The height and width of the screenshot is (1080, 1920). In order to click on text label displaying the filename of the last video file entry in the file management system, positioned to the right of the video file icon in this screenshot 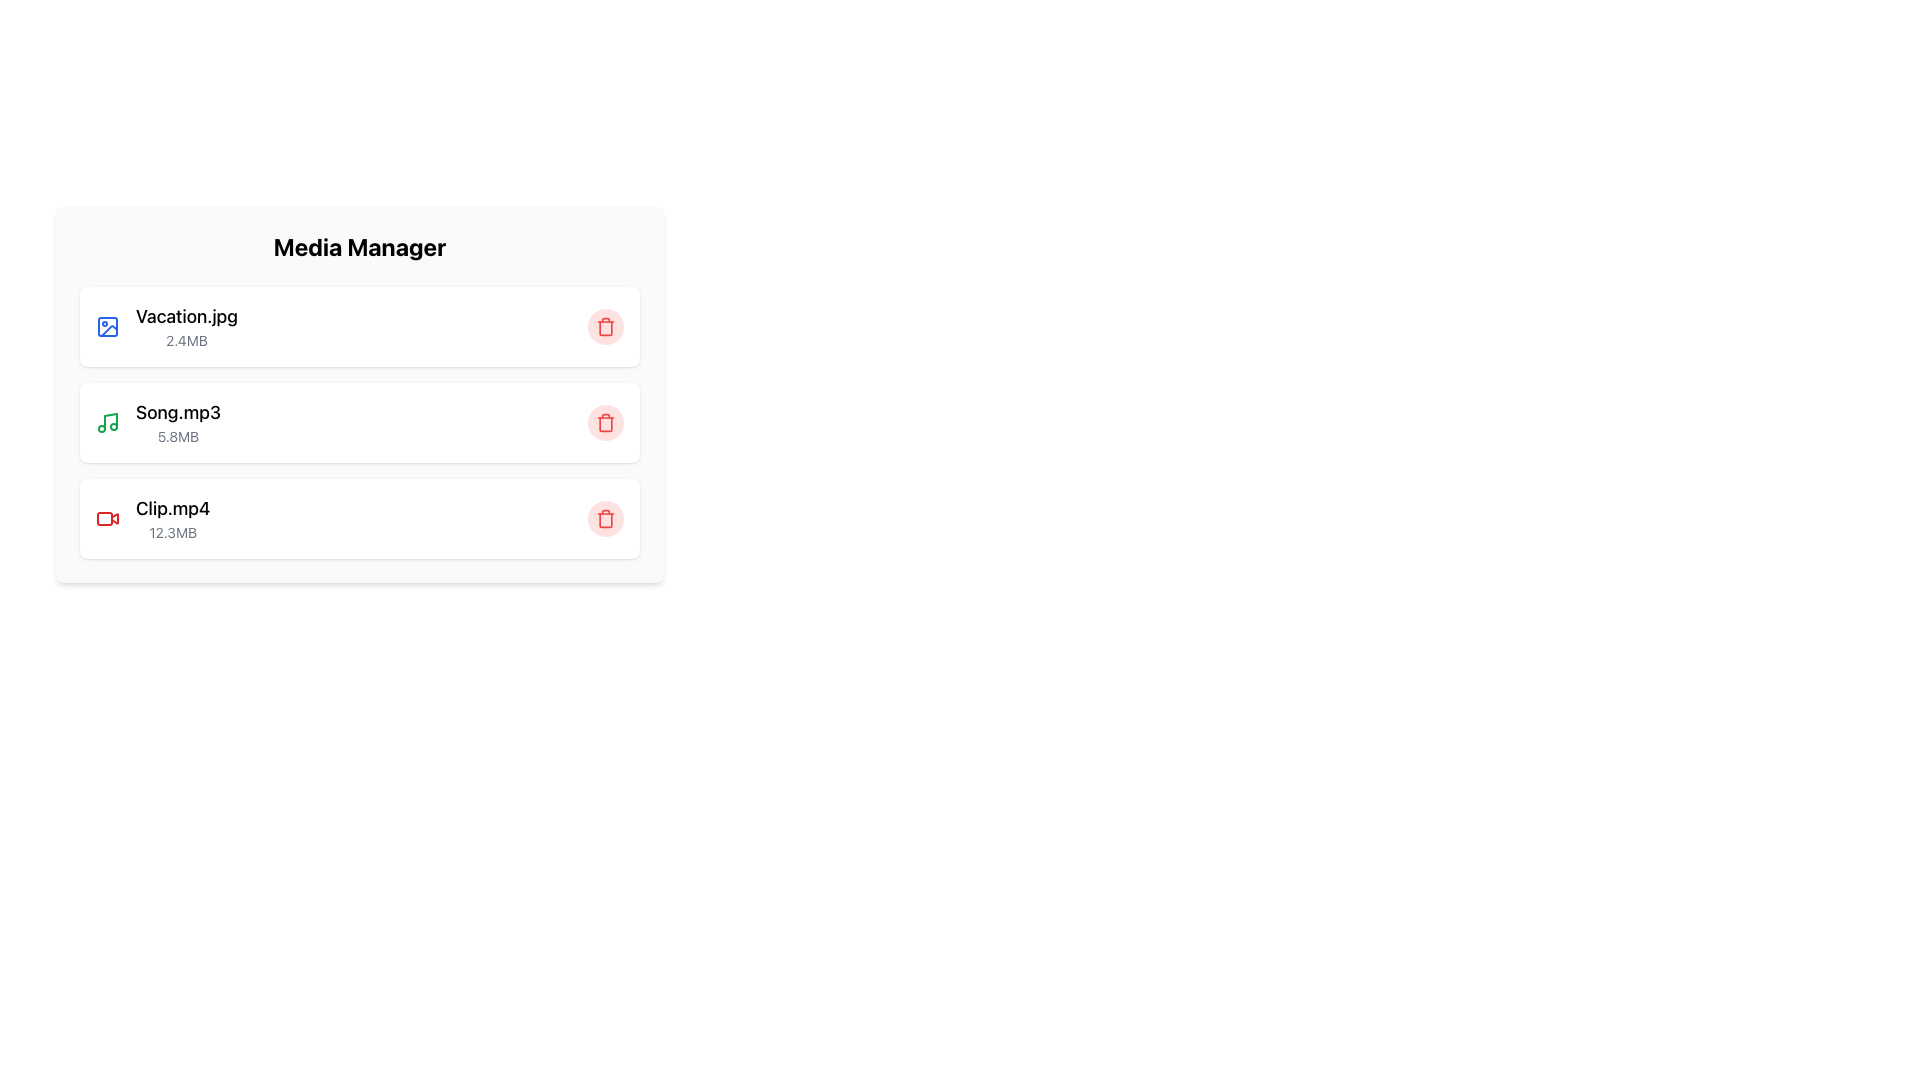, I will do `click(173, 508)`.